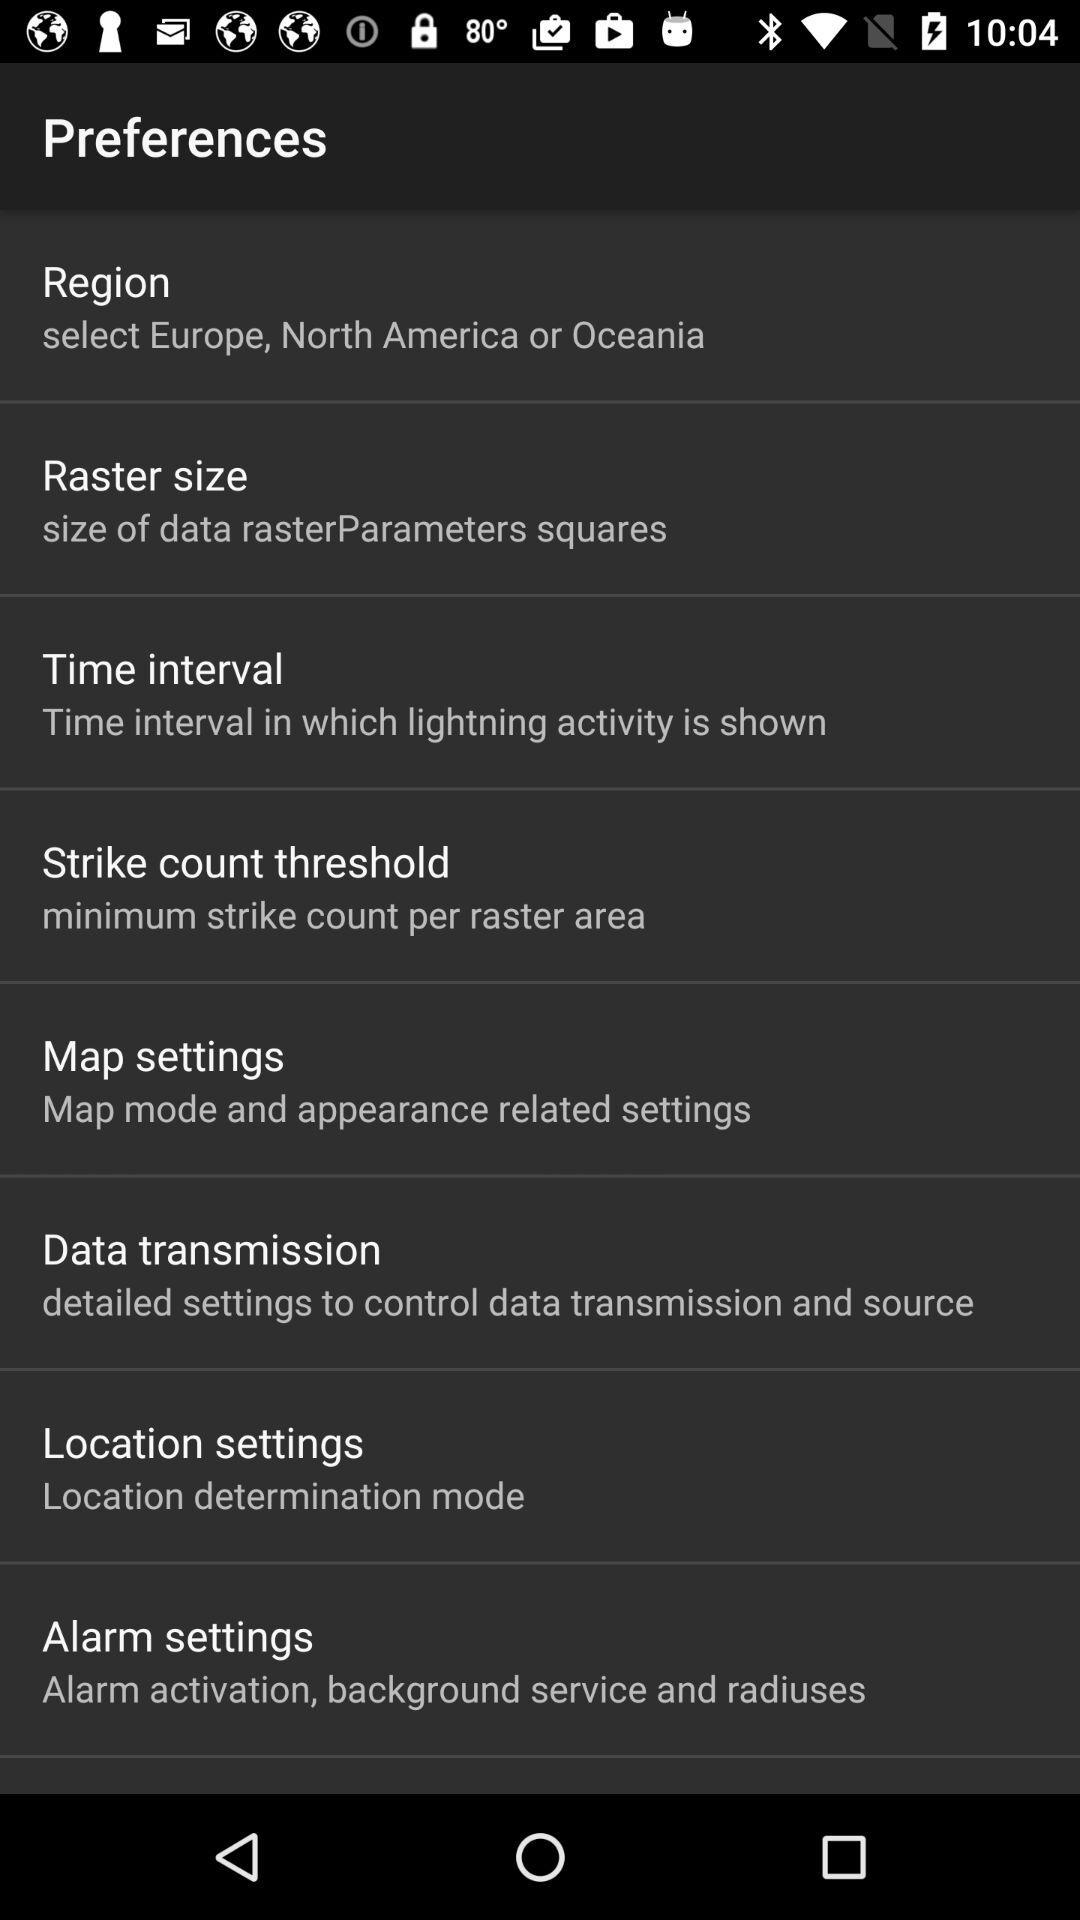  I want to click on alarm activation background icon, so click(454, 1687).